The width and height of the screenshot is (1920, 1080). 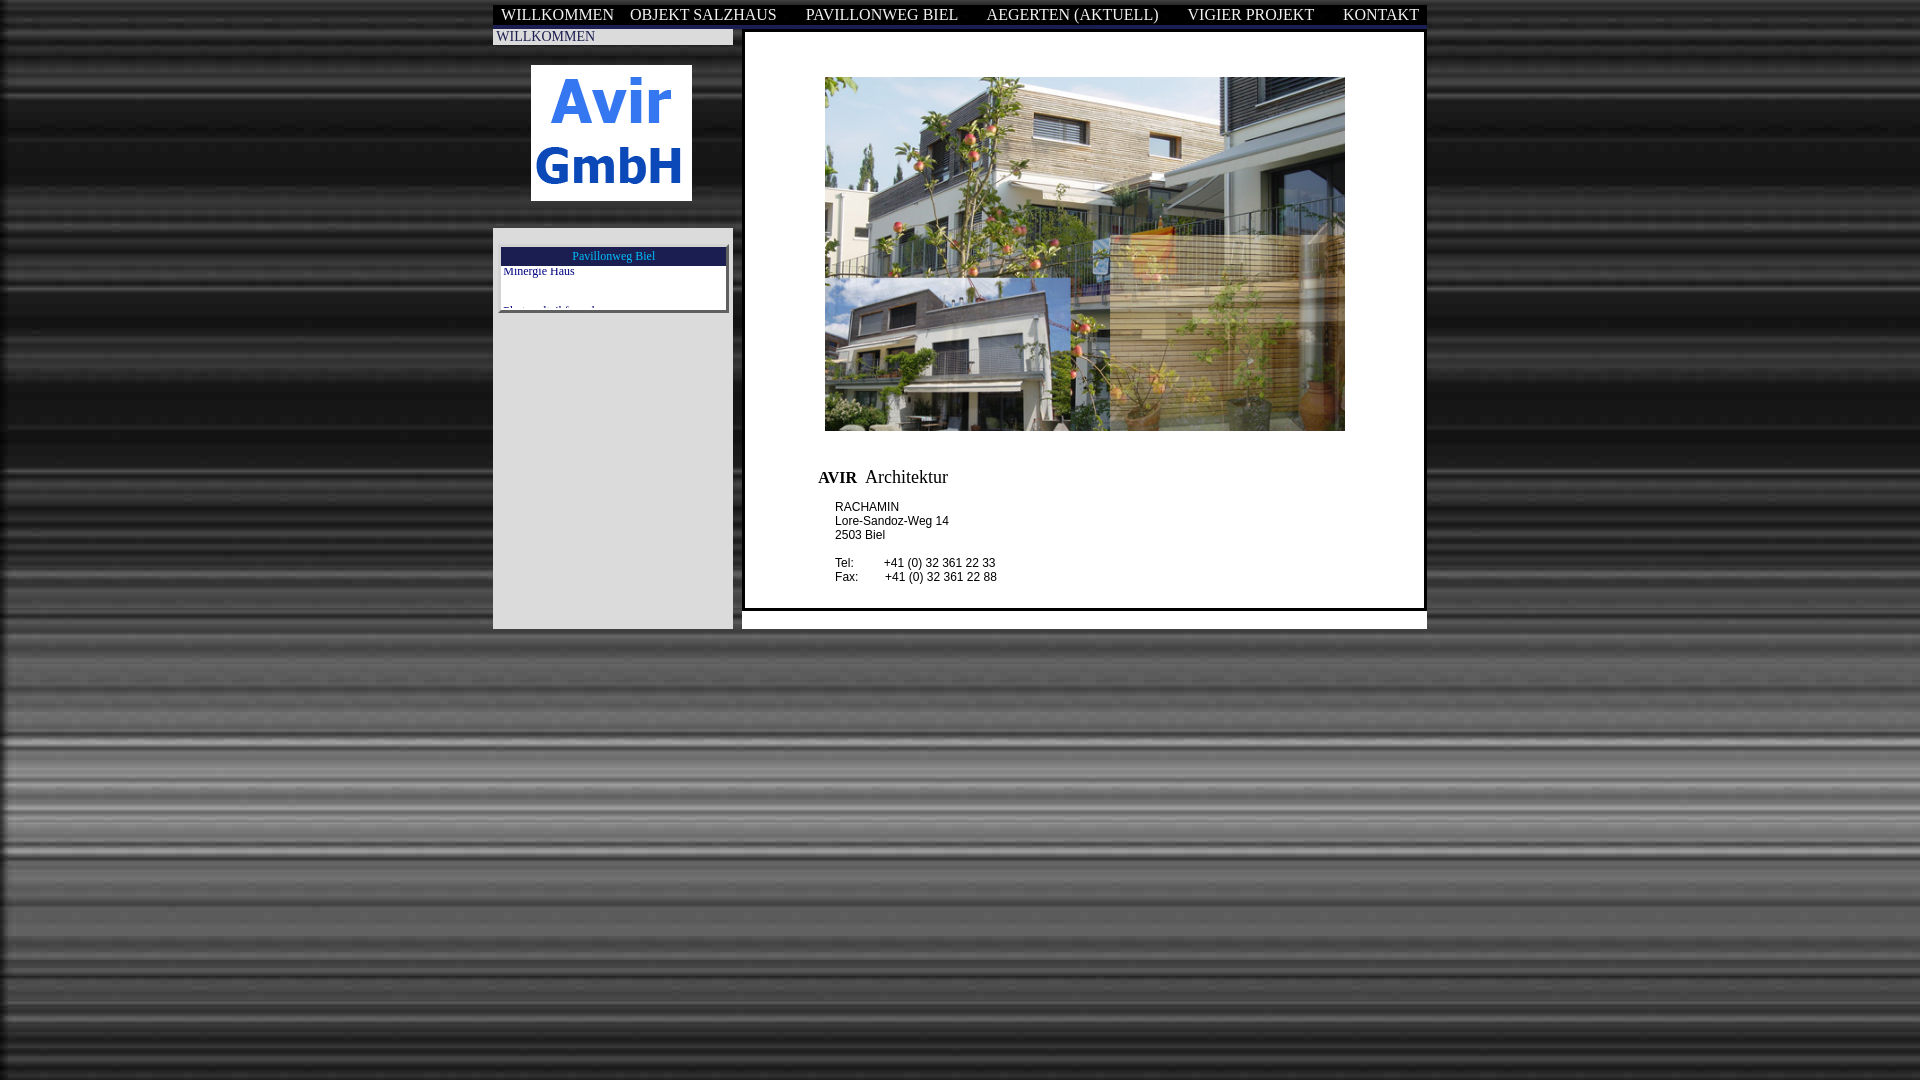 I want to click on 'Photovoltaikfassade', so click(x=551, y=274).